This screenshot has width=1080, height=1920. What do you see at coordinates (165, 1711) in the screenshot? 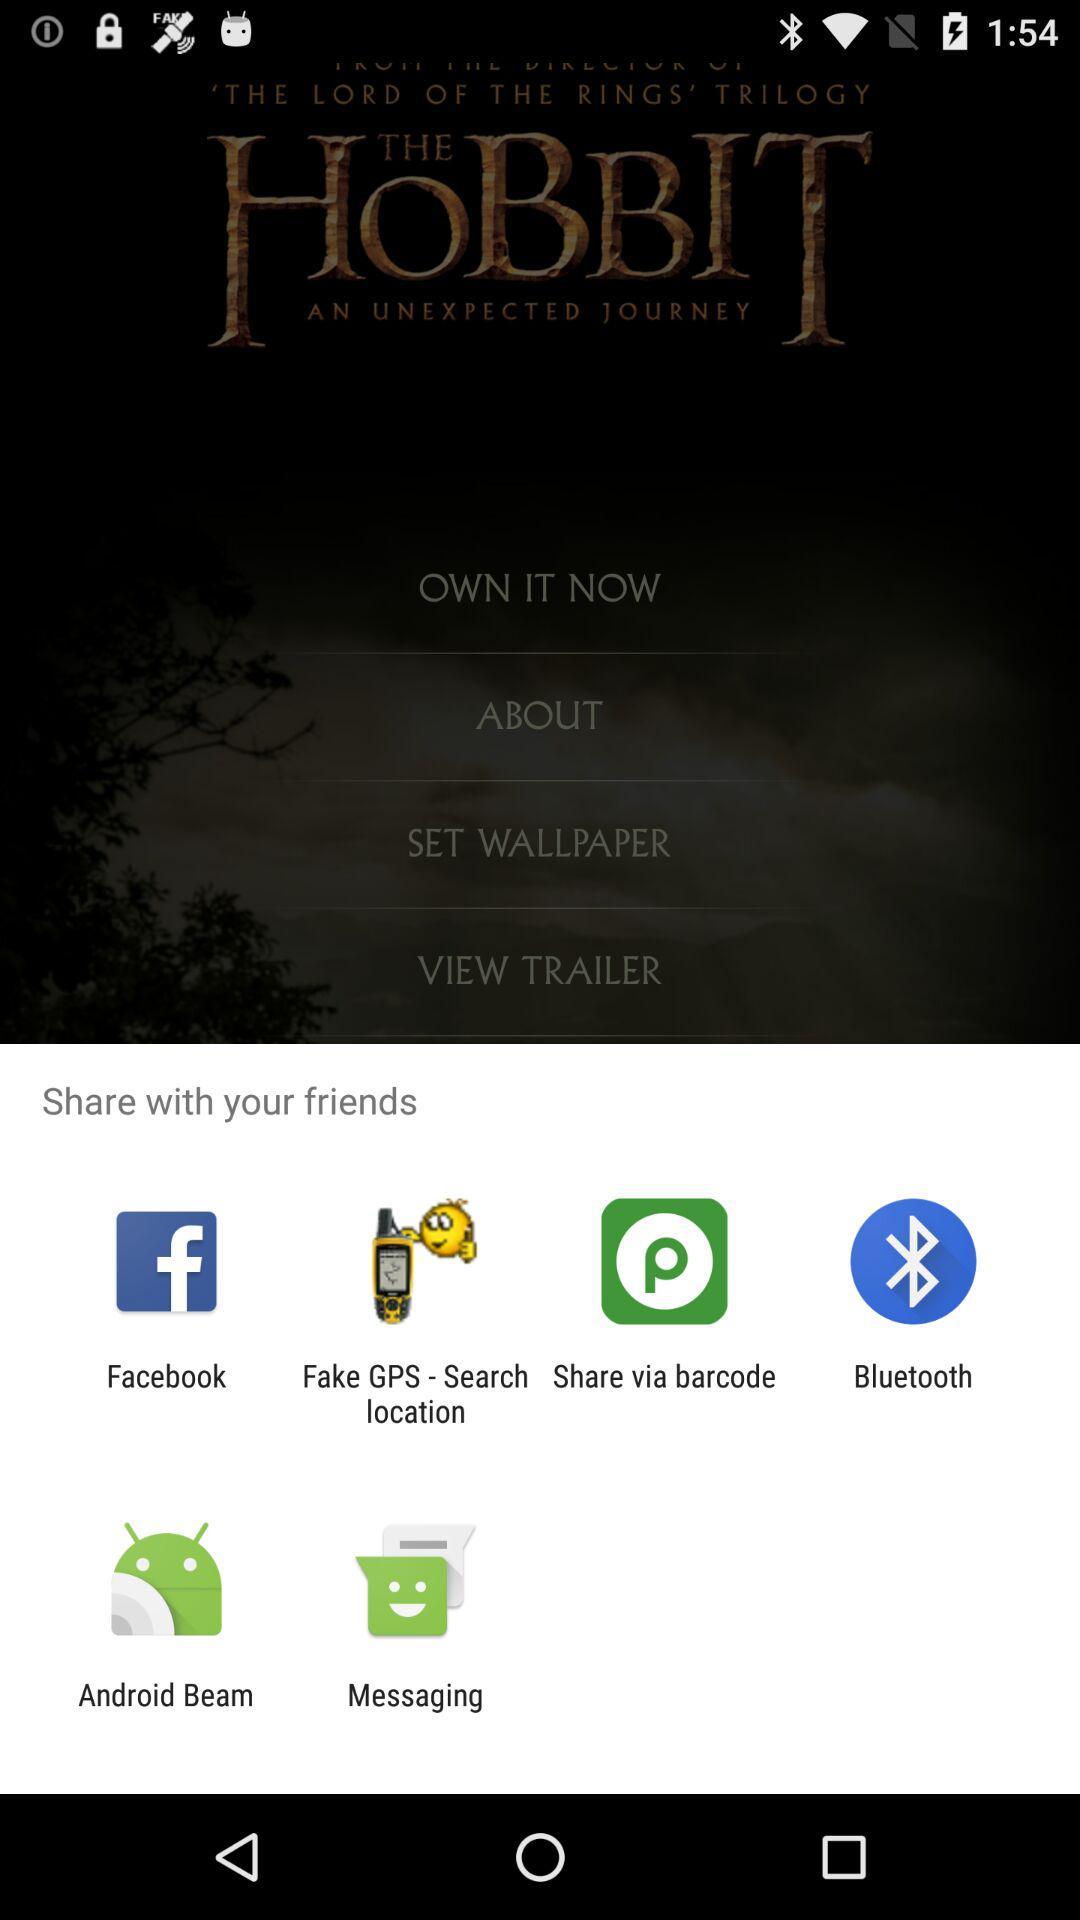
I see `the app to the left of messaging` at bounding box center [165, 1711].